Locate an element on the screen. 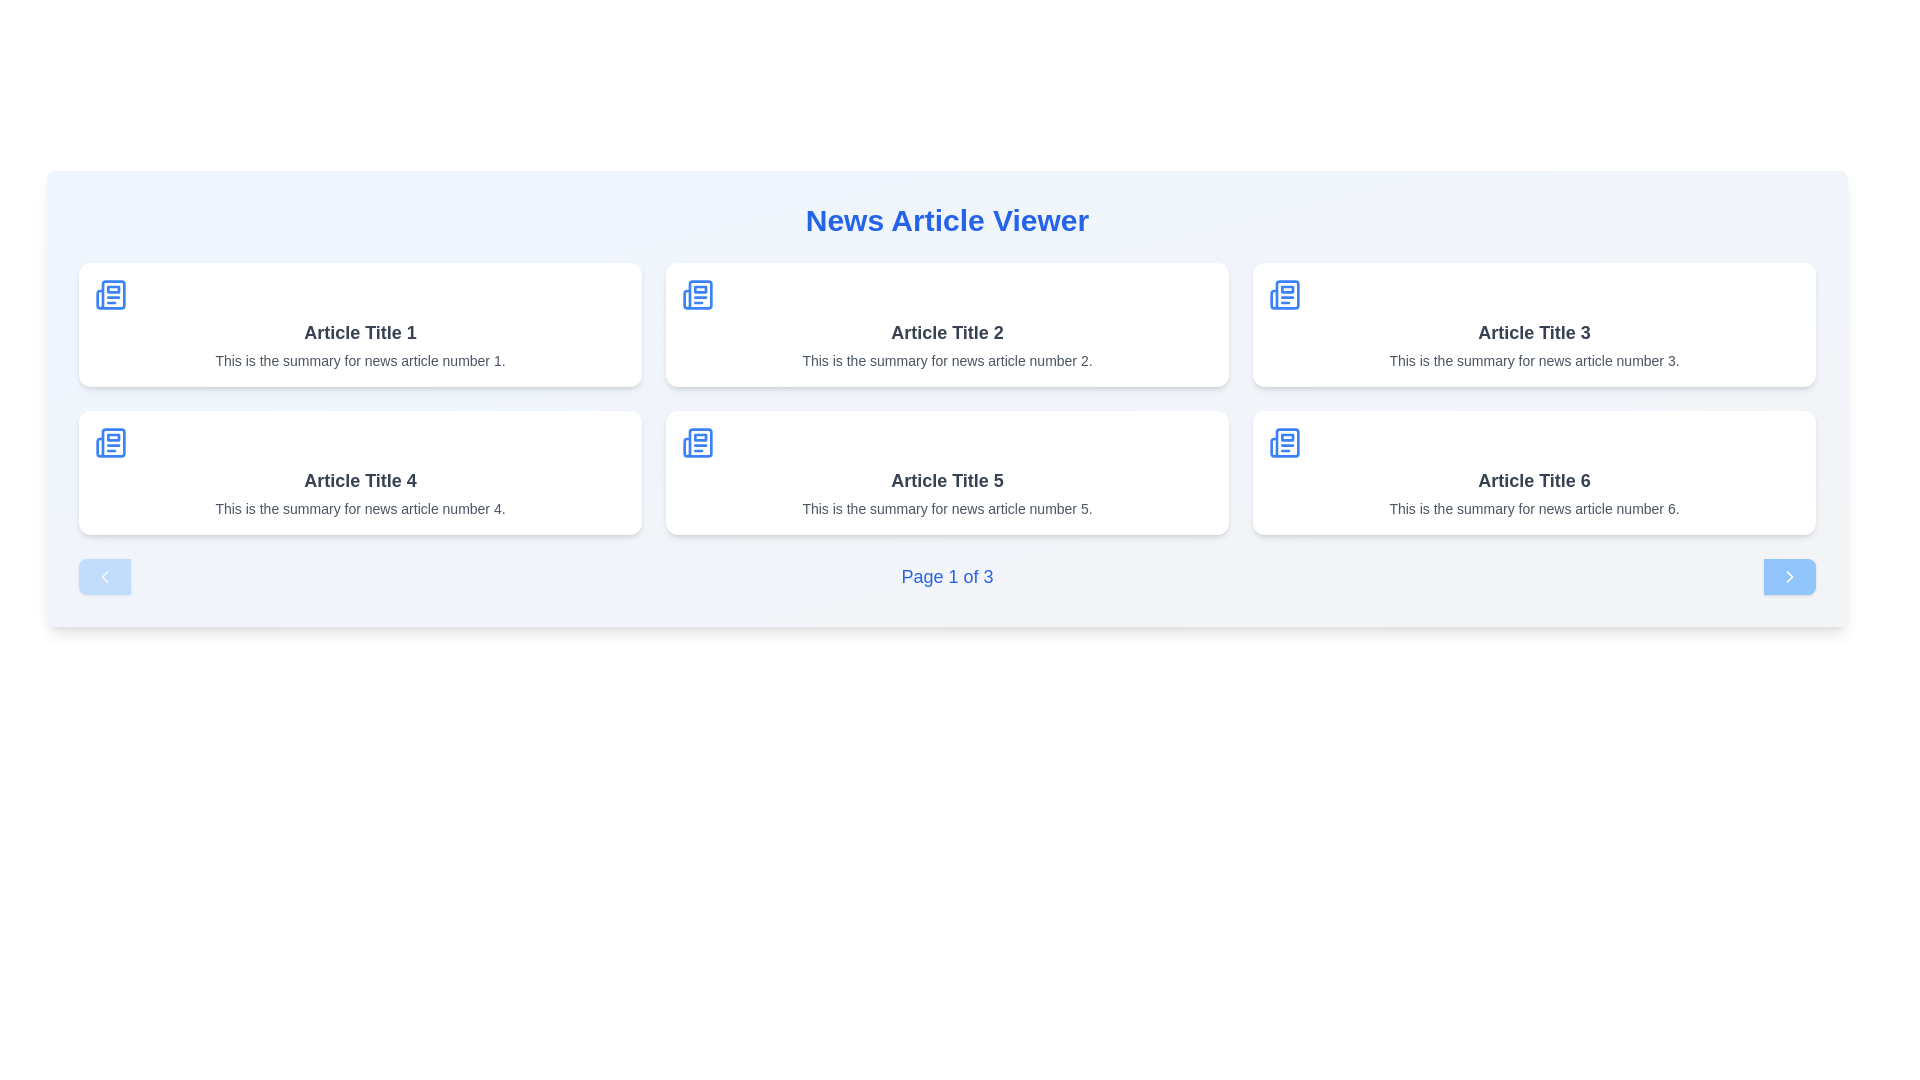  the blue newspaper icon located in the card for 'Article Title 5' is located at coordinates (697, 442).